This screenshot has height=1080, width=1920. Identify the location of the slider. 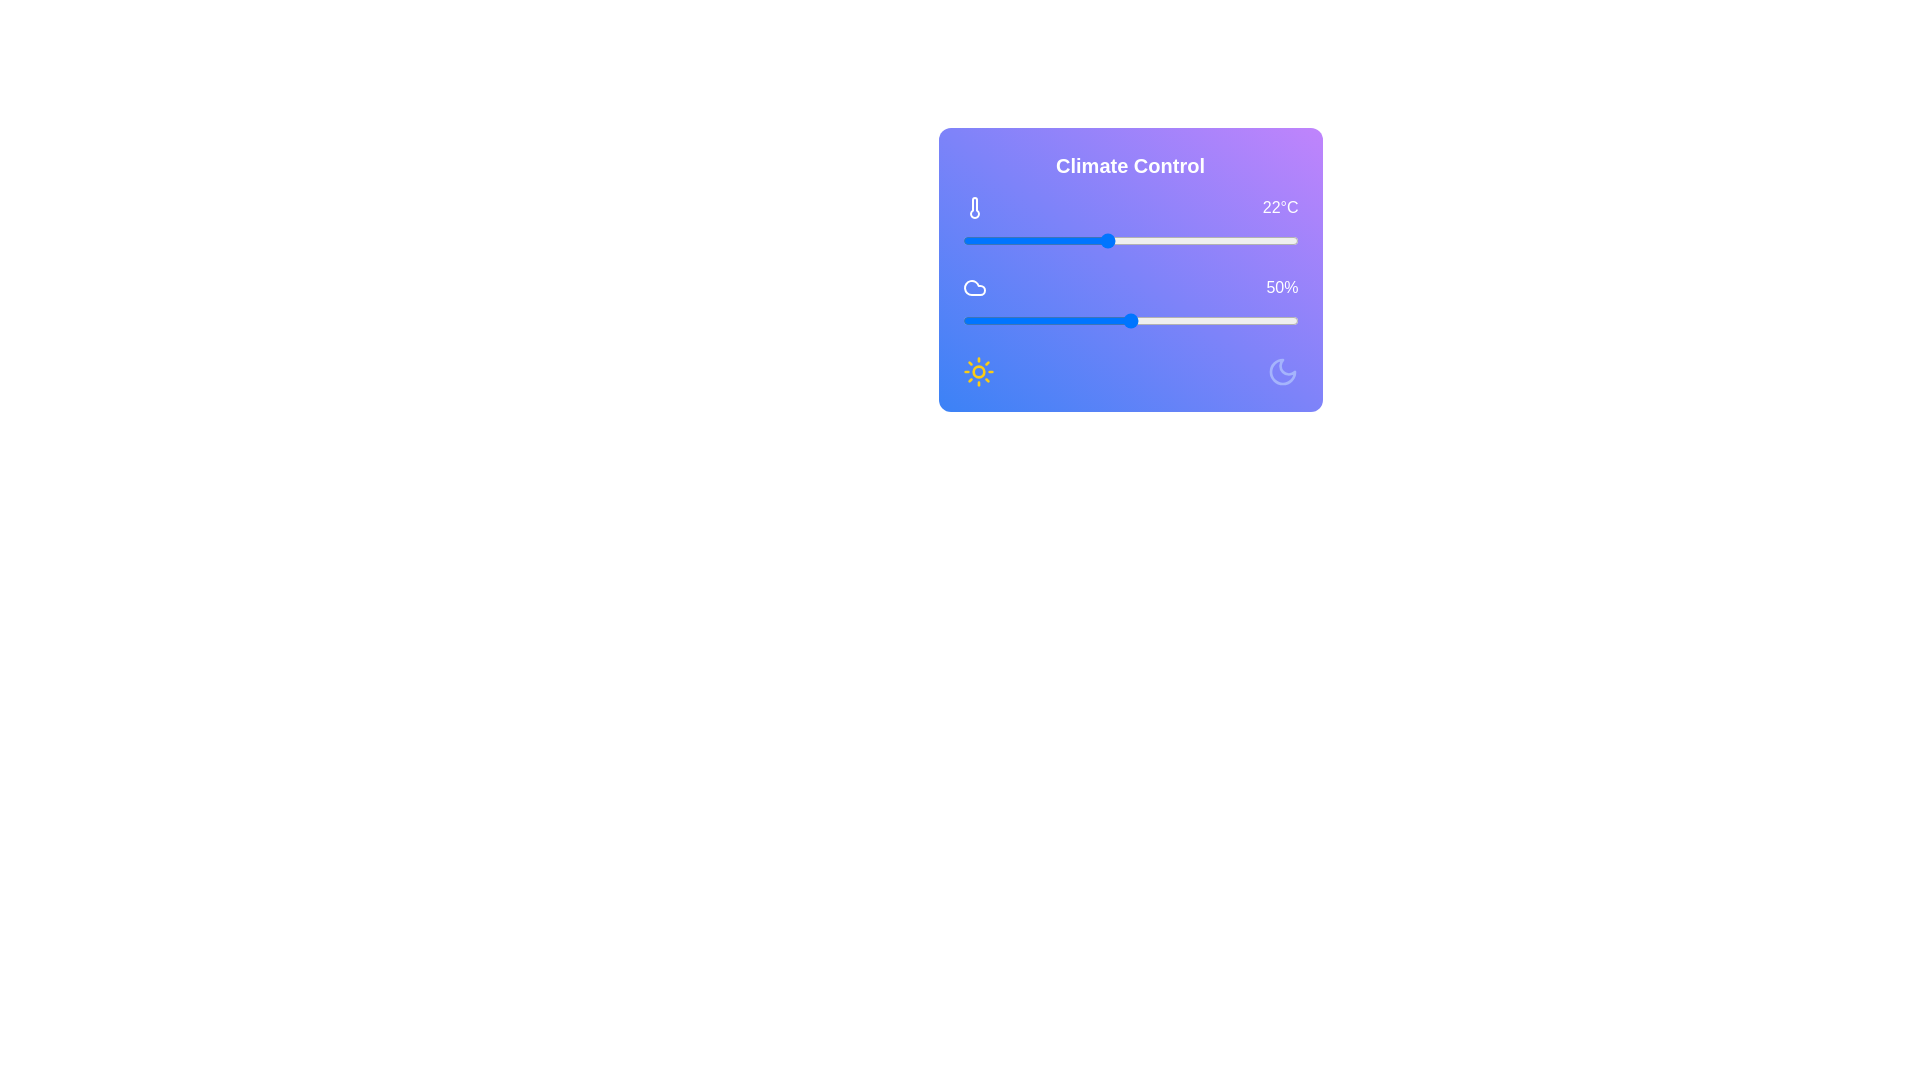
(1164, 319).